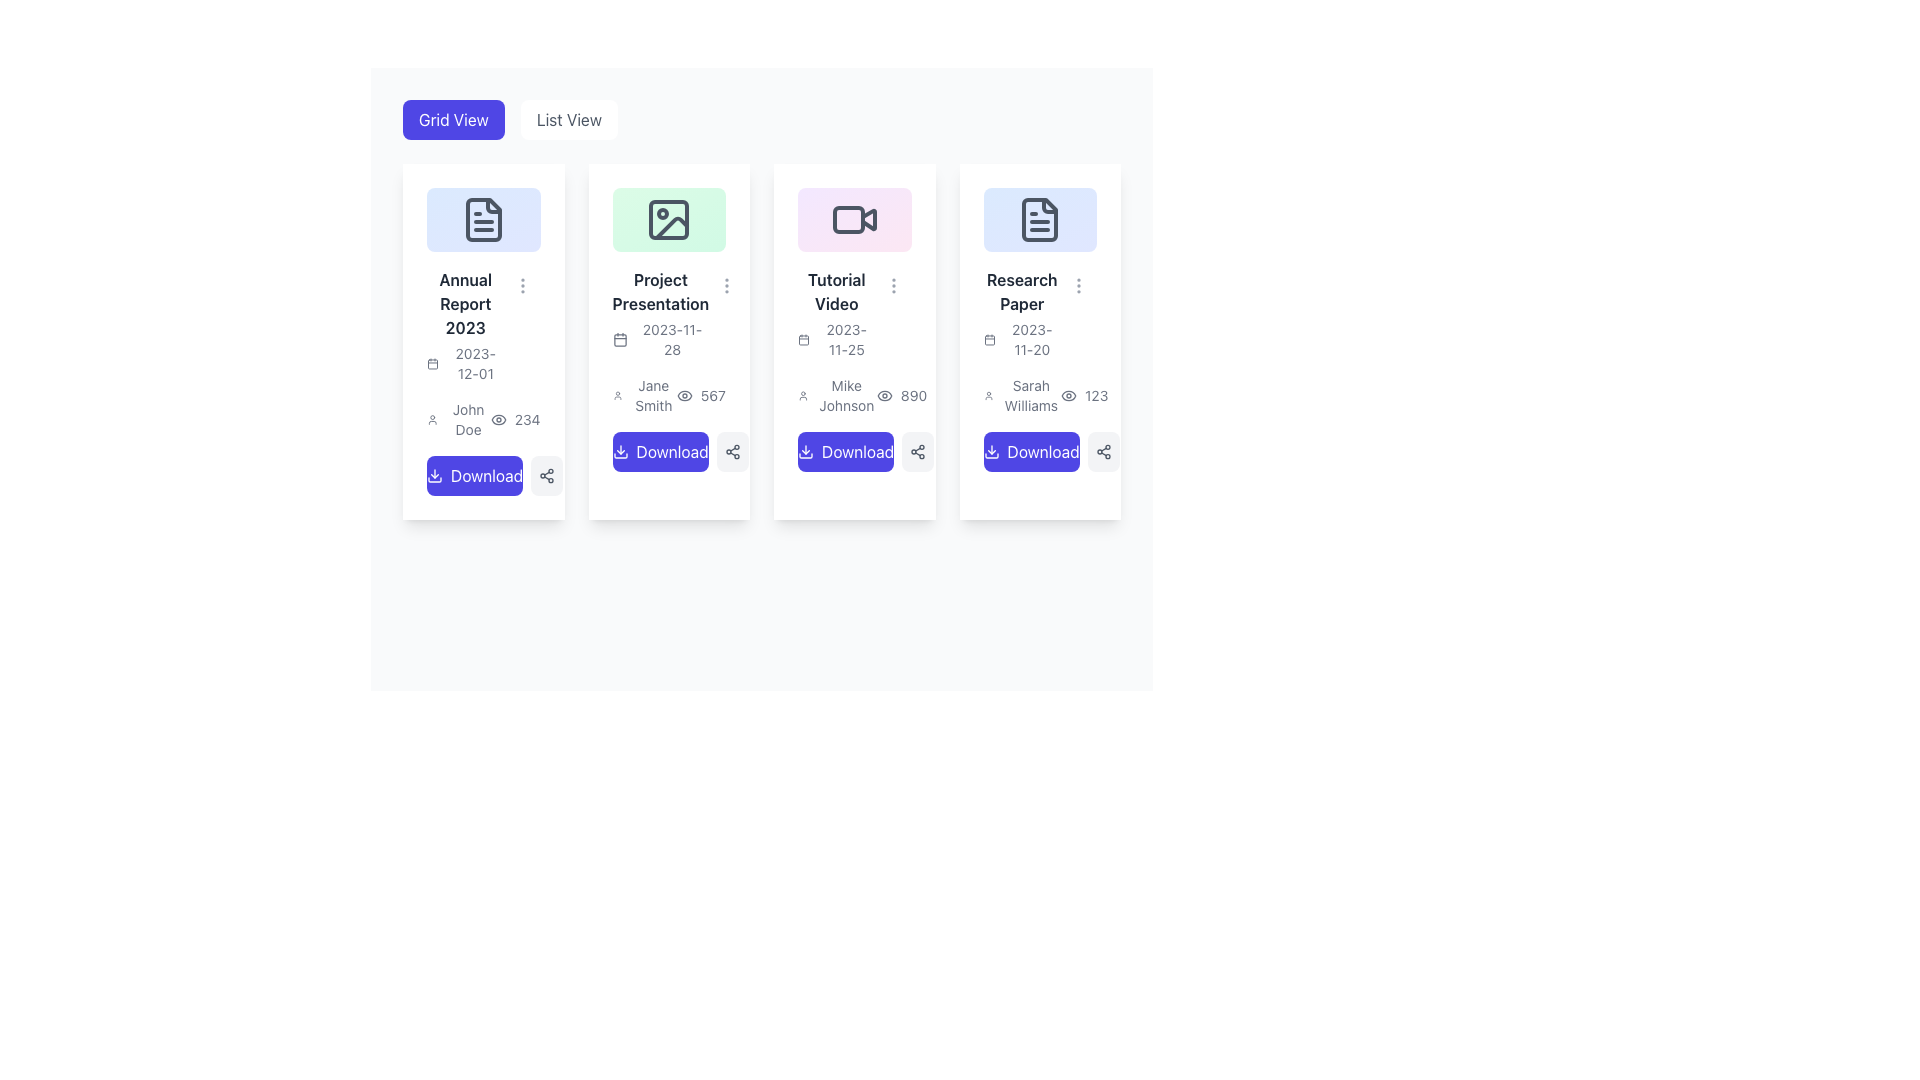 The width and height of the screenshot is (1920, 1080). I want to click on the Text label that serves as the title for the third card in a grid of four cards, located just beneath an icon, so click(836, 291).